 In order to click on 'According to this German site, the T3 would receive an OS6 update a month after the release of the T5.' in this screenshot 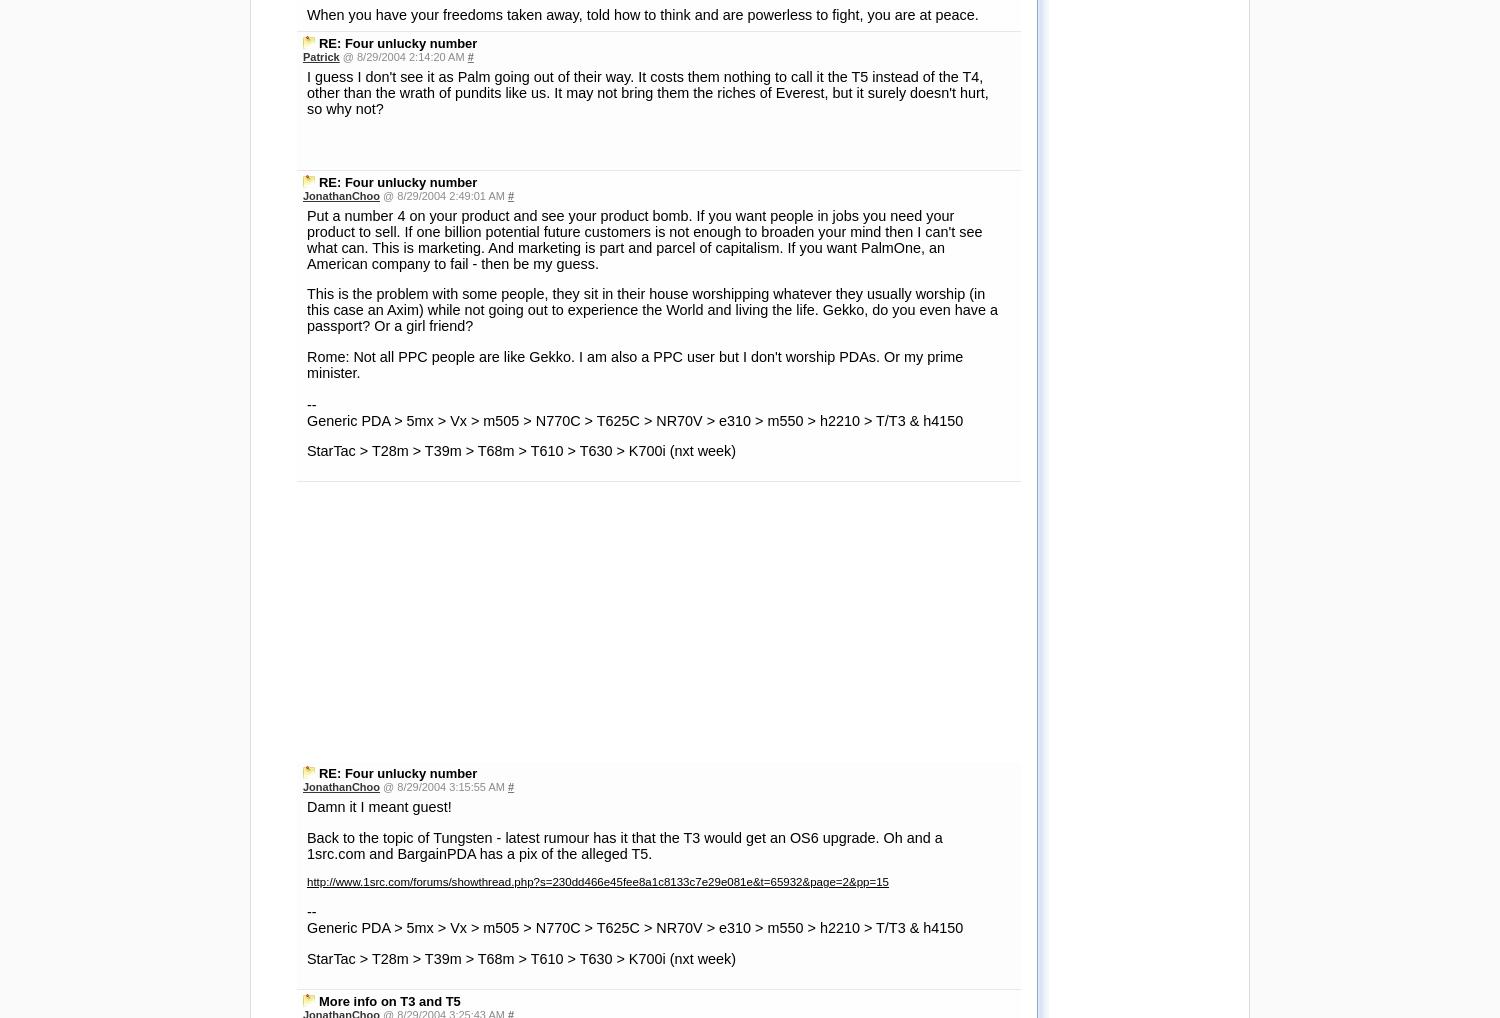, I will do `click(307, 500)`.